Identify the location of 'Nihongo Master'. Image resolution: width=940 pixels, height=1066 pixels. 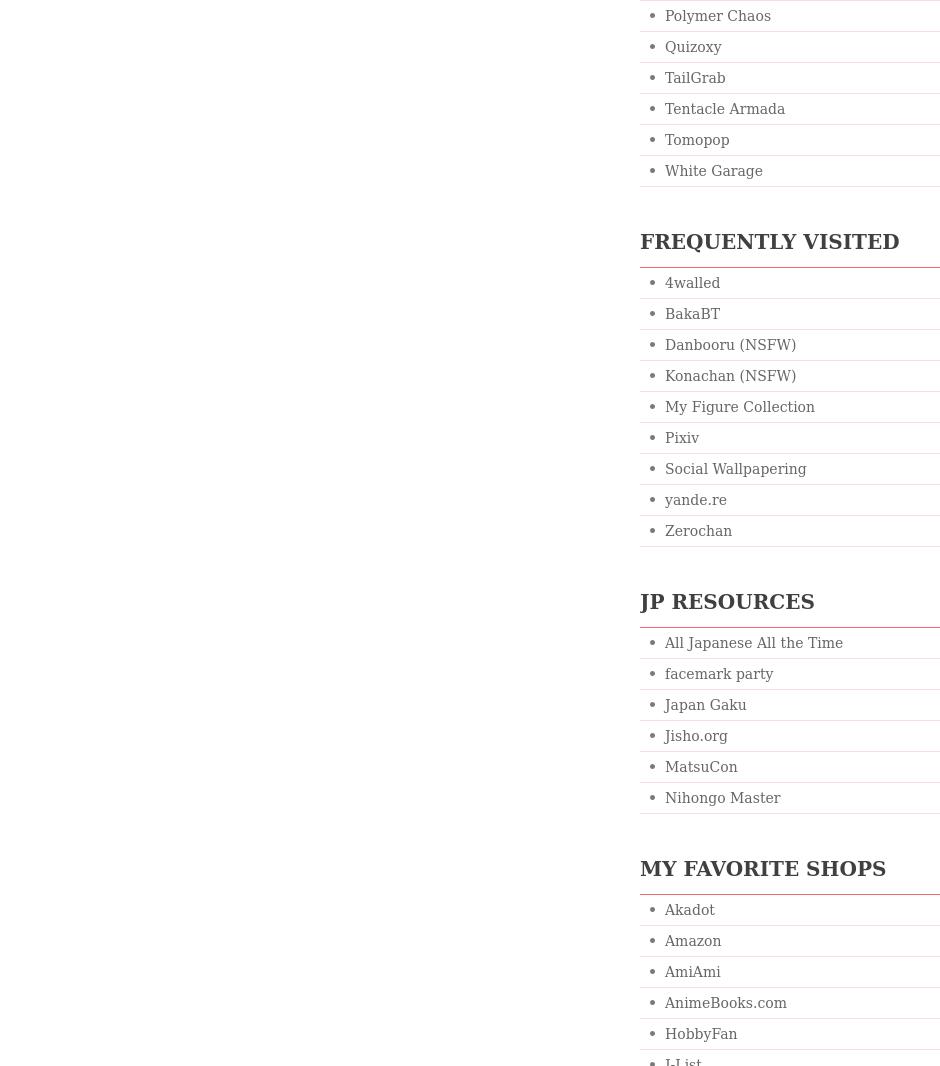
(664, 797).